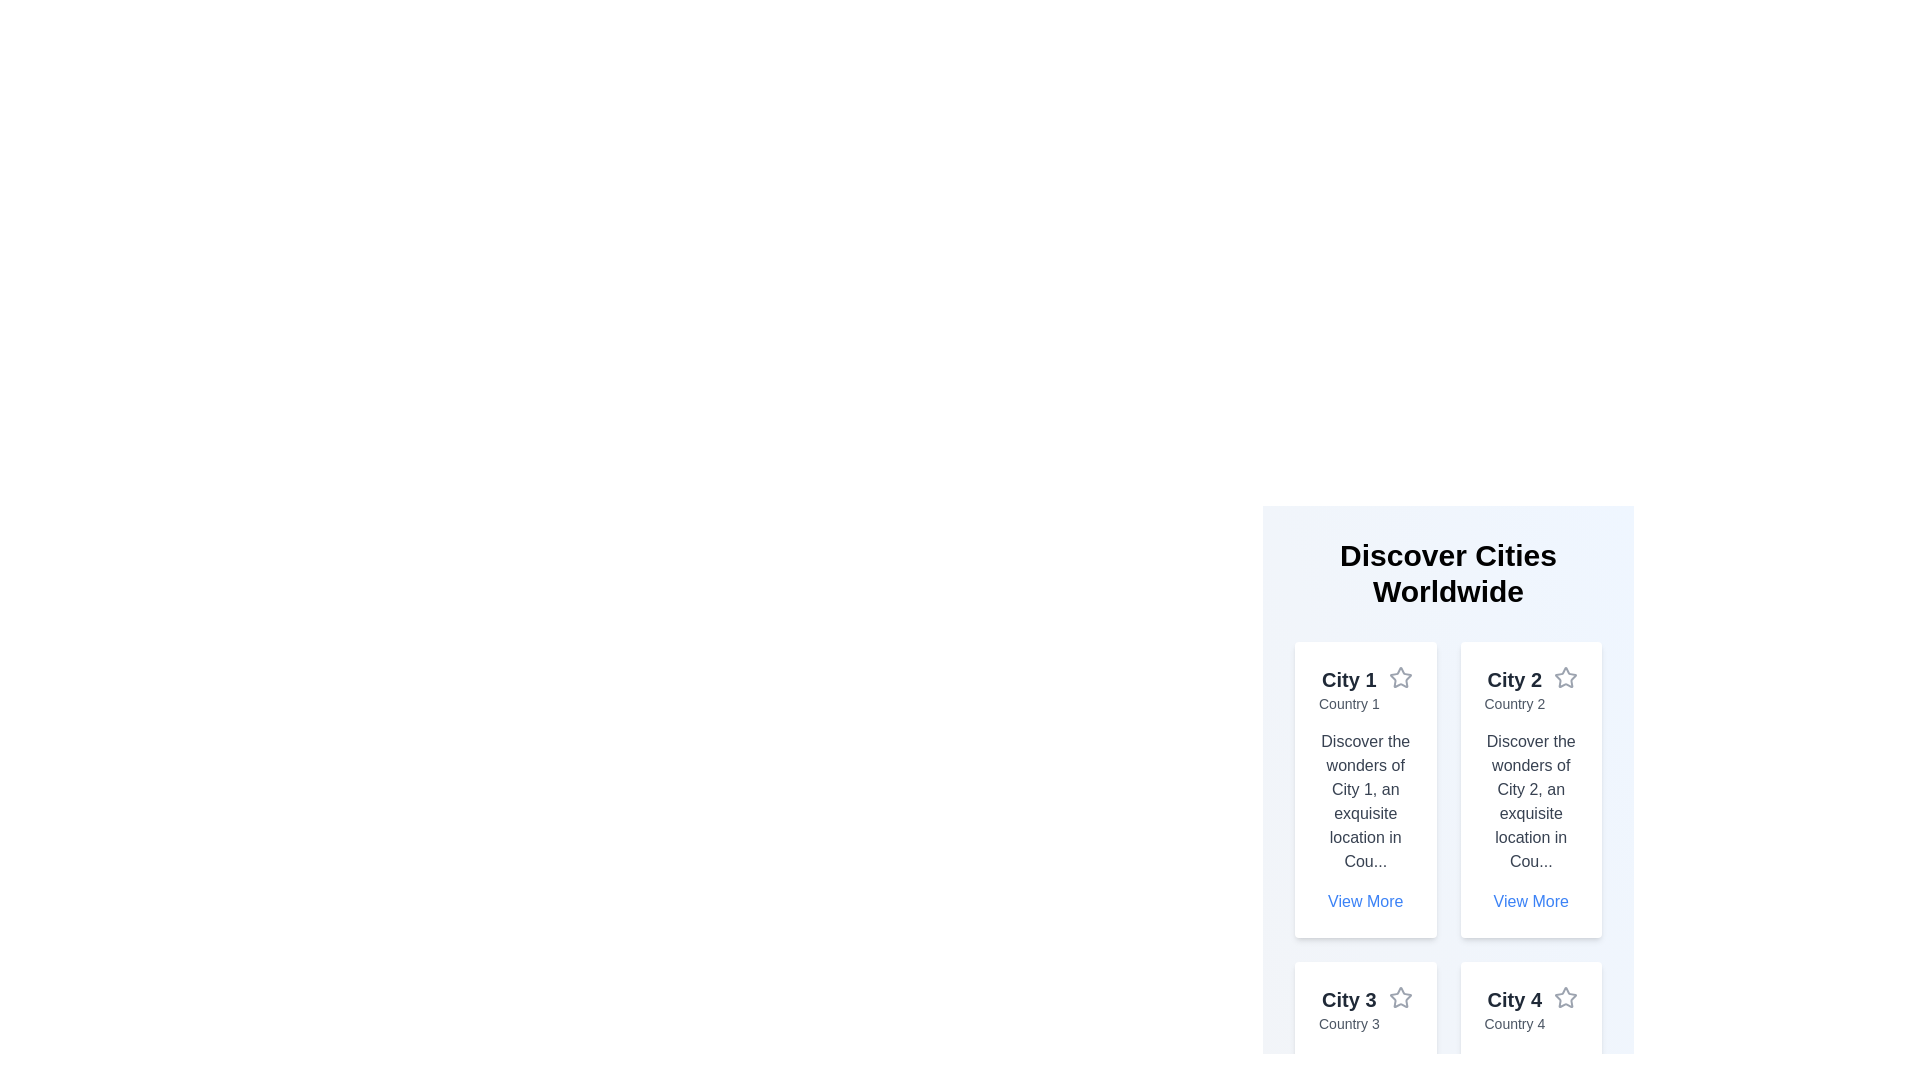  I want to click on the text label displaying 'Country 1', which is positioned below the 'City 1' heading in a card layout, so click(1349, 703).